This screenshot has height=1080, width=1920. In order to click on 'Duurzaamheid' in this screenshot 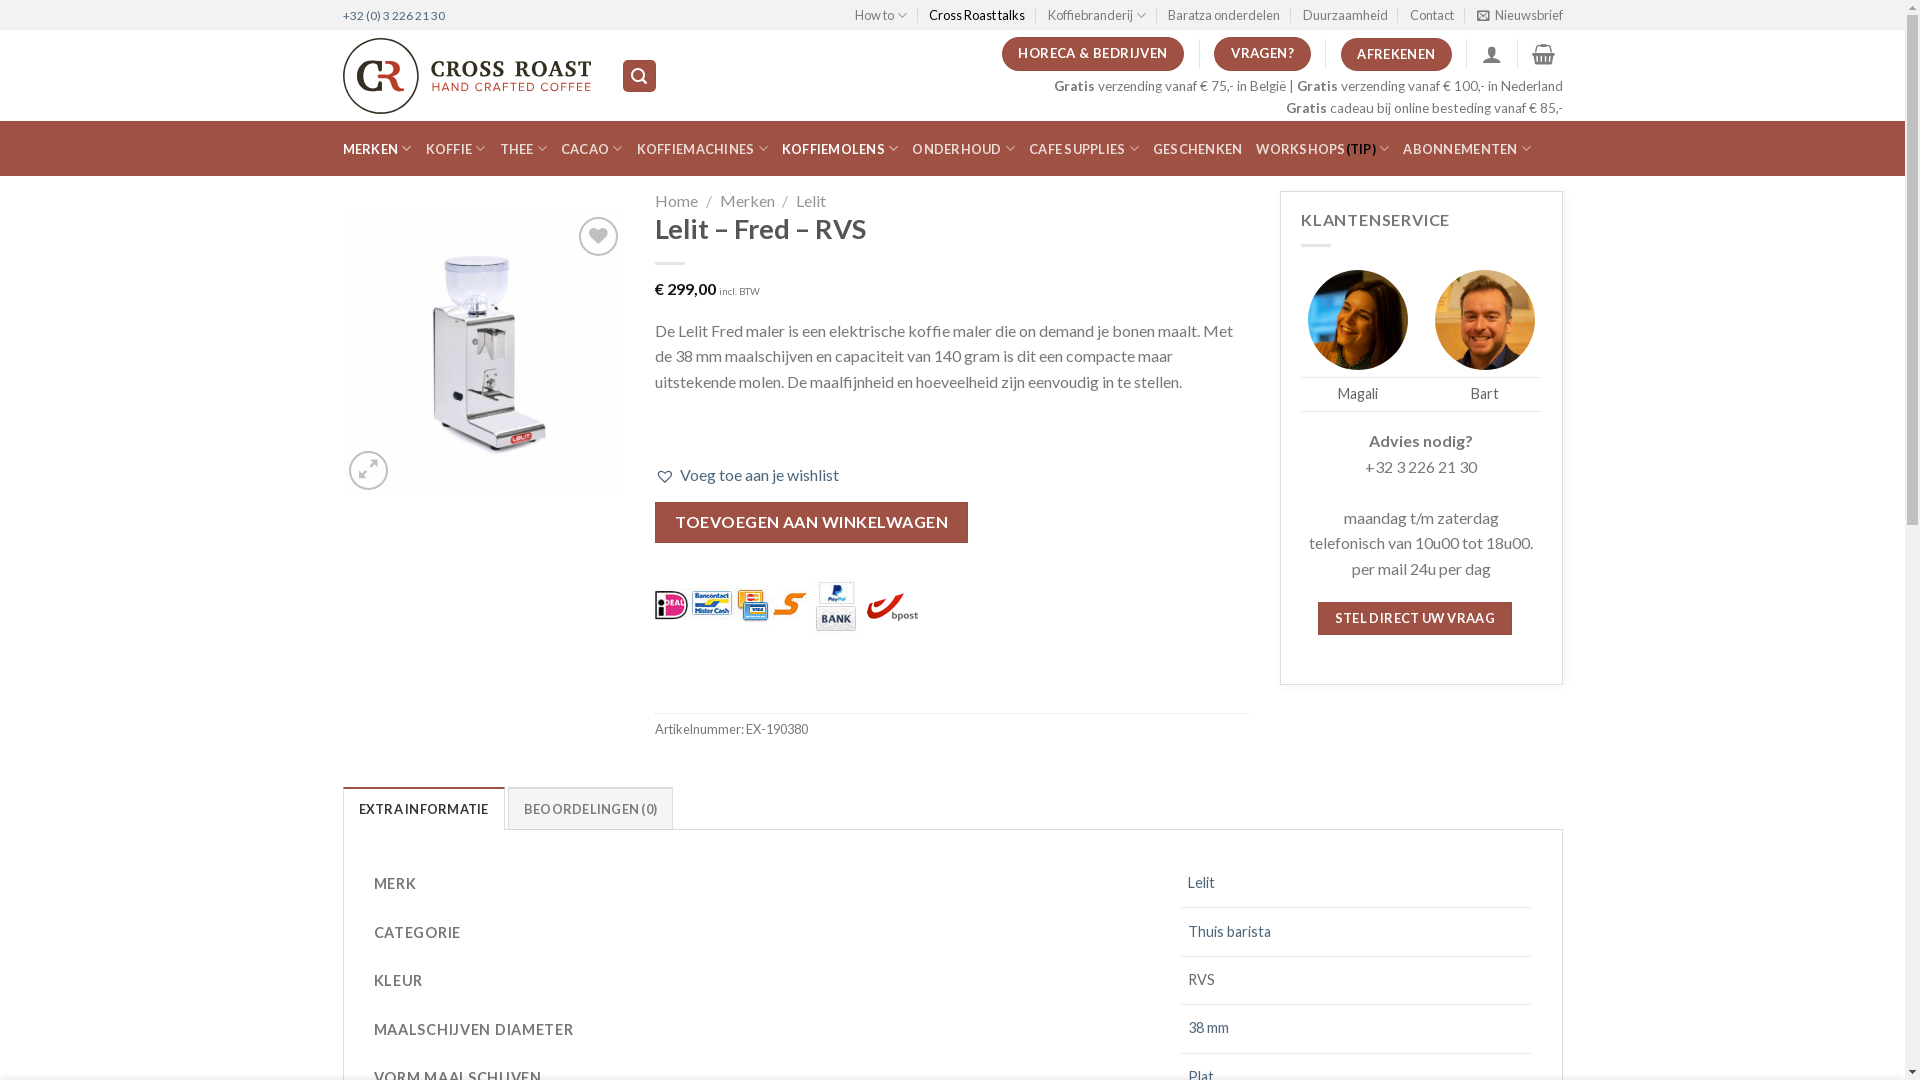, I will do `click(1345, 15)`.